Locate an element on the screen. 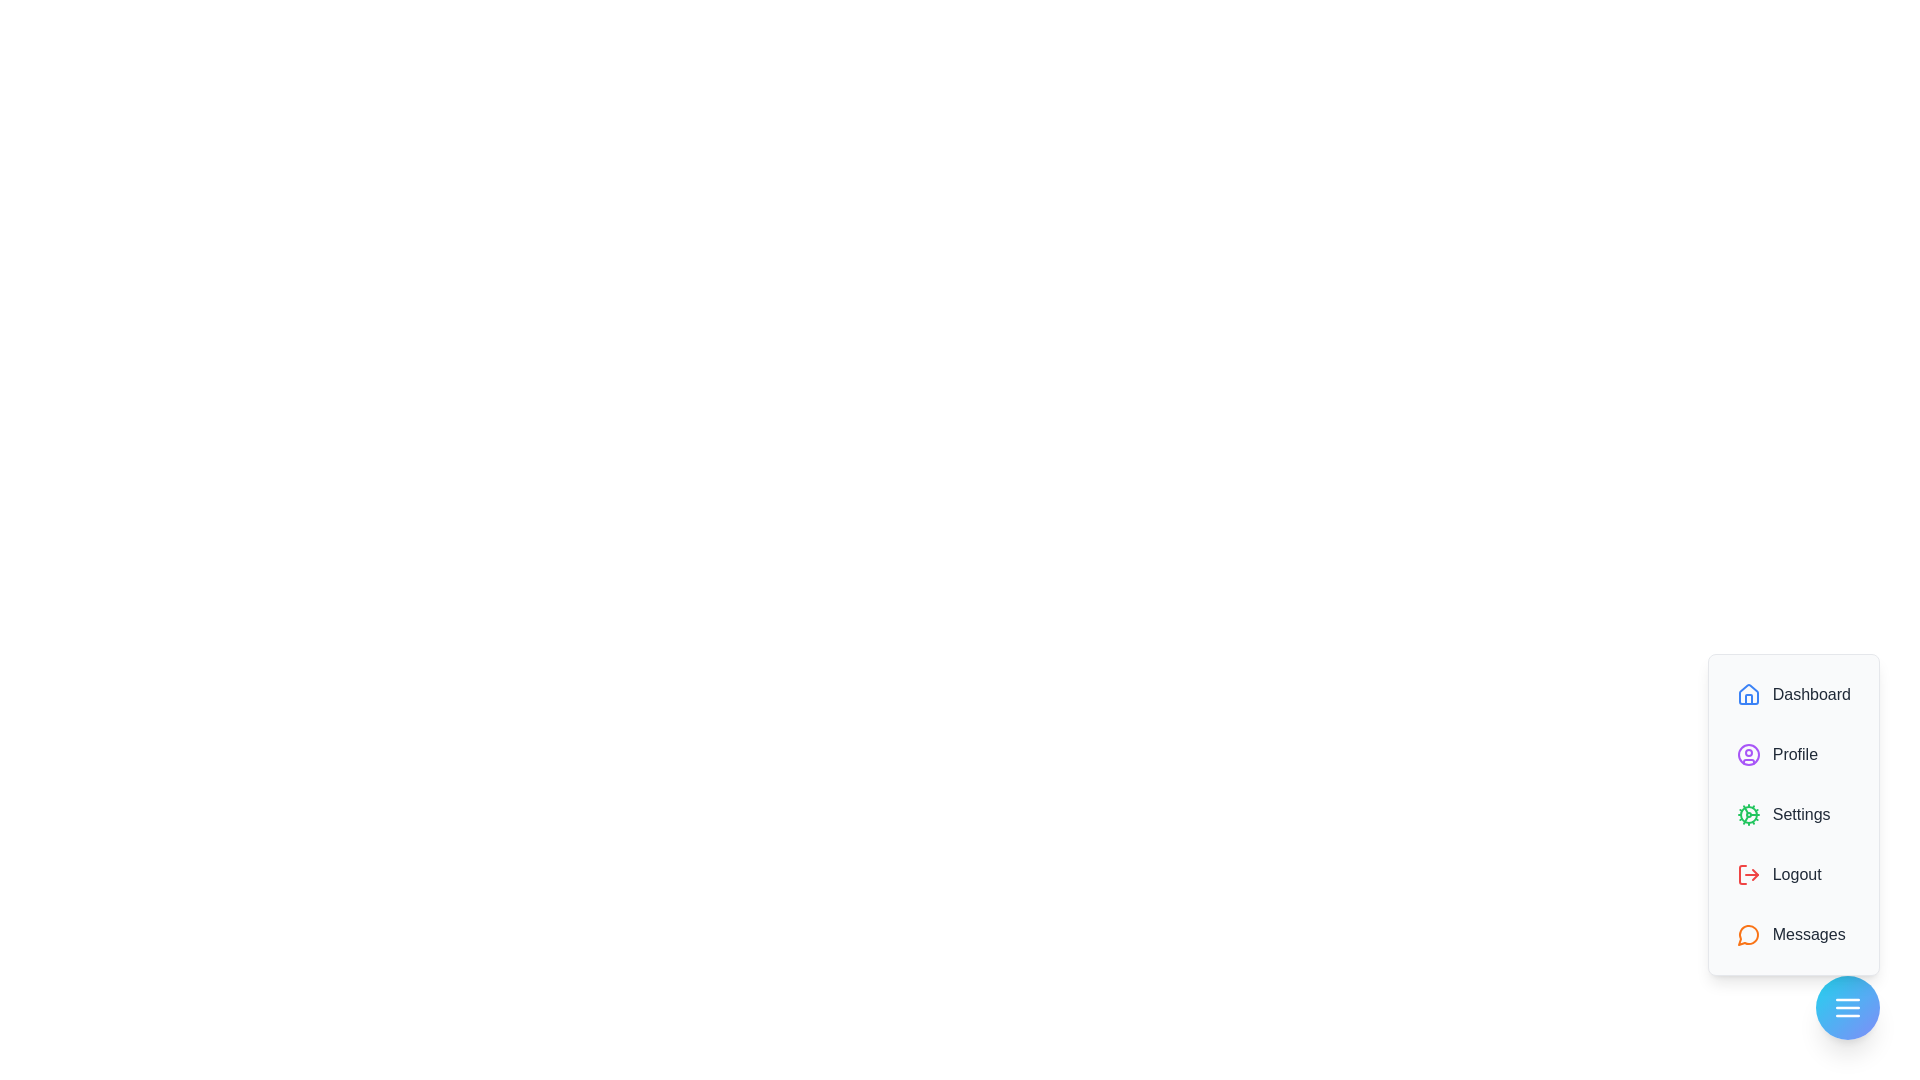 The height and width of the screenshot is (1080, 1920). the 'Dashboard' button in the menu is located at coordinates (1793, 693).